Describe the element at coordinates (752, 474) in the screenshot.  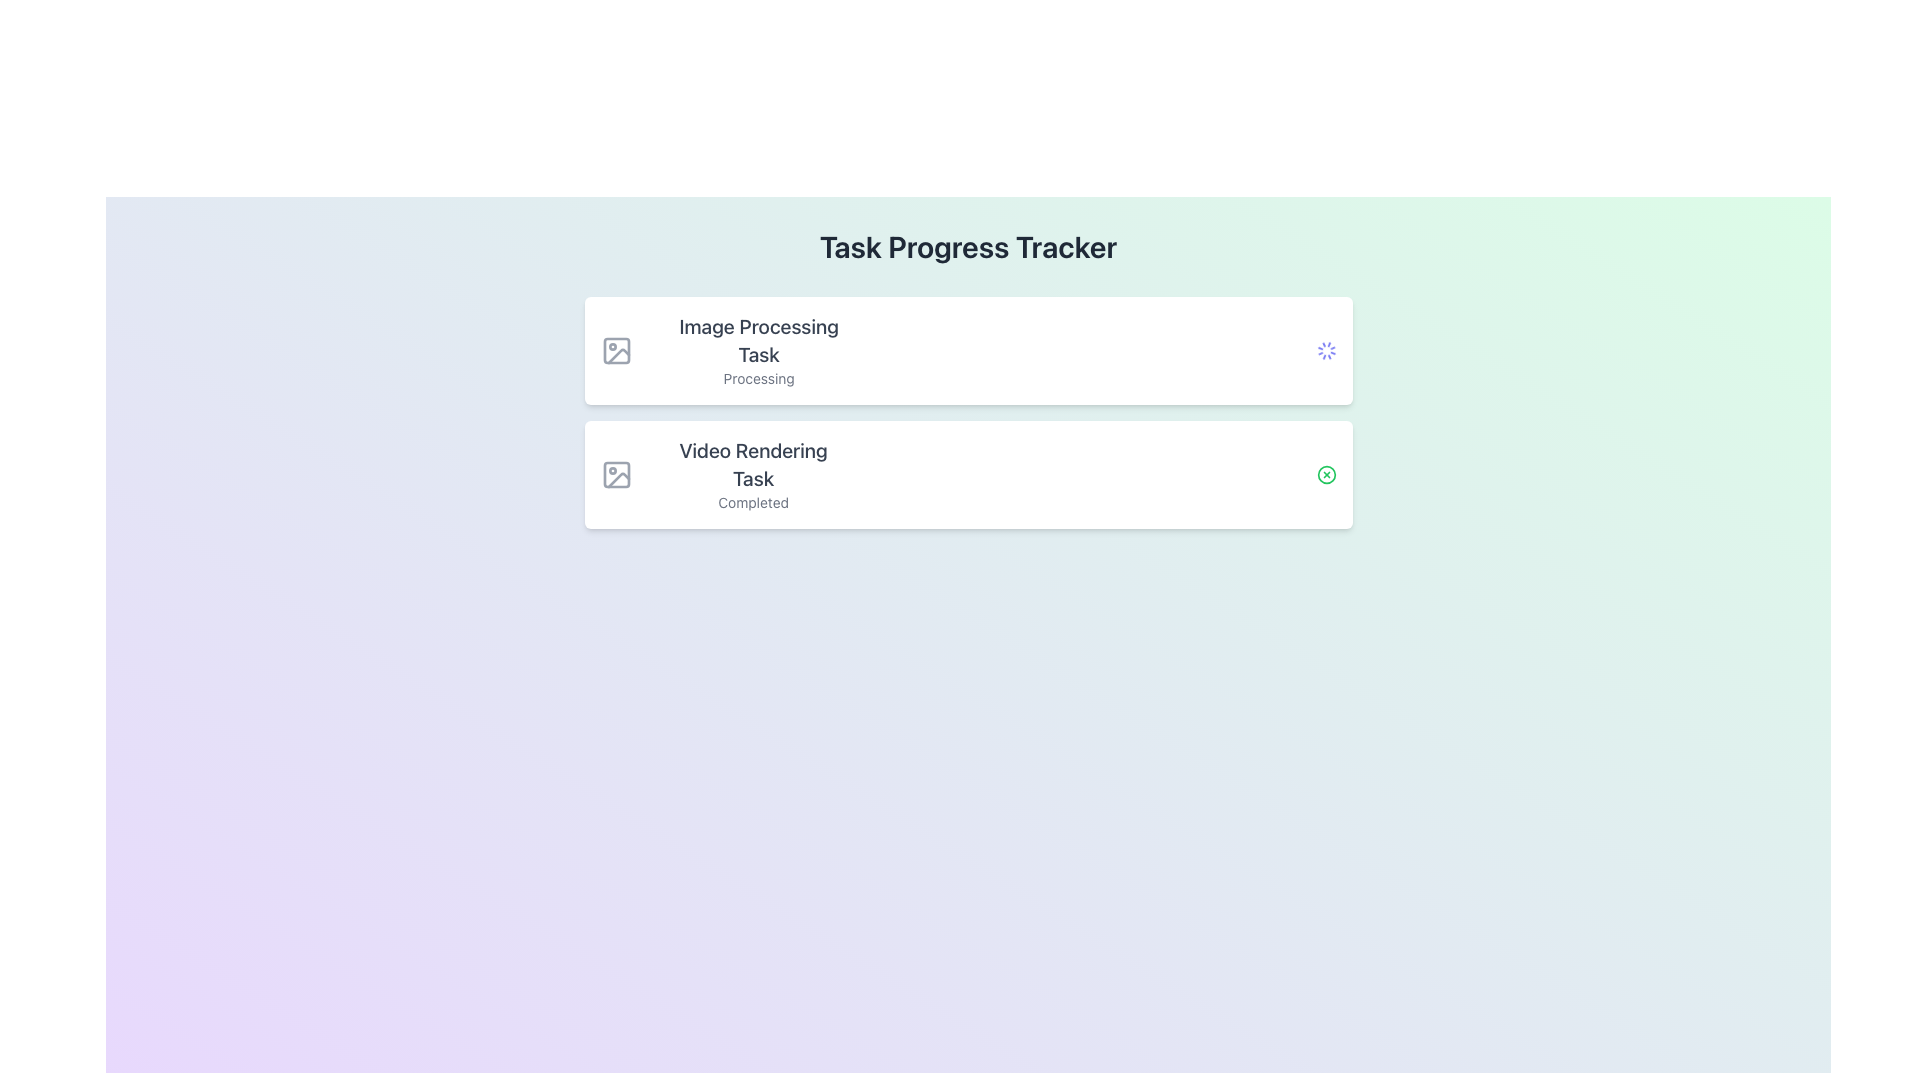
I see `the text display element that shows the name and completion status of the task, specifically 'Video Rendering Task' with the status 'Completed', located in the second card section of the 'Task Progress Tracker'` at that location.